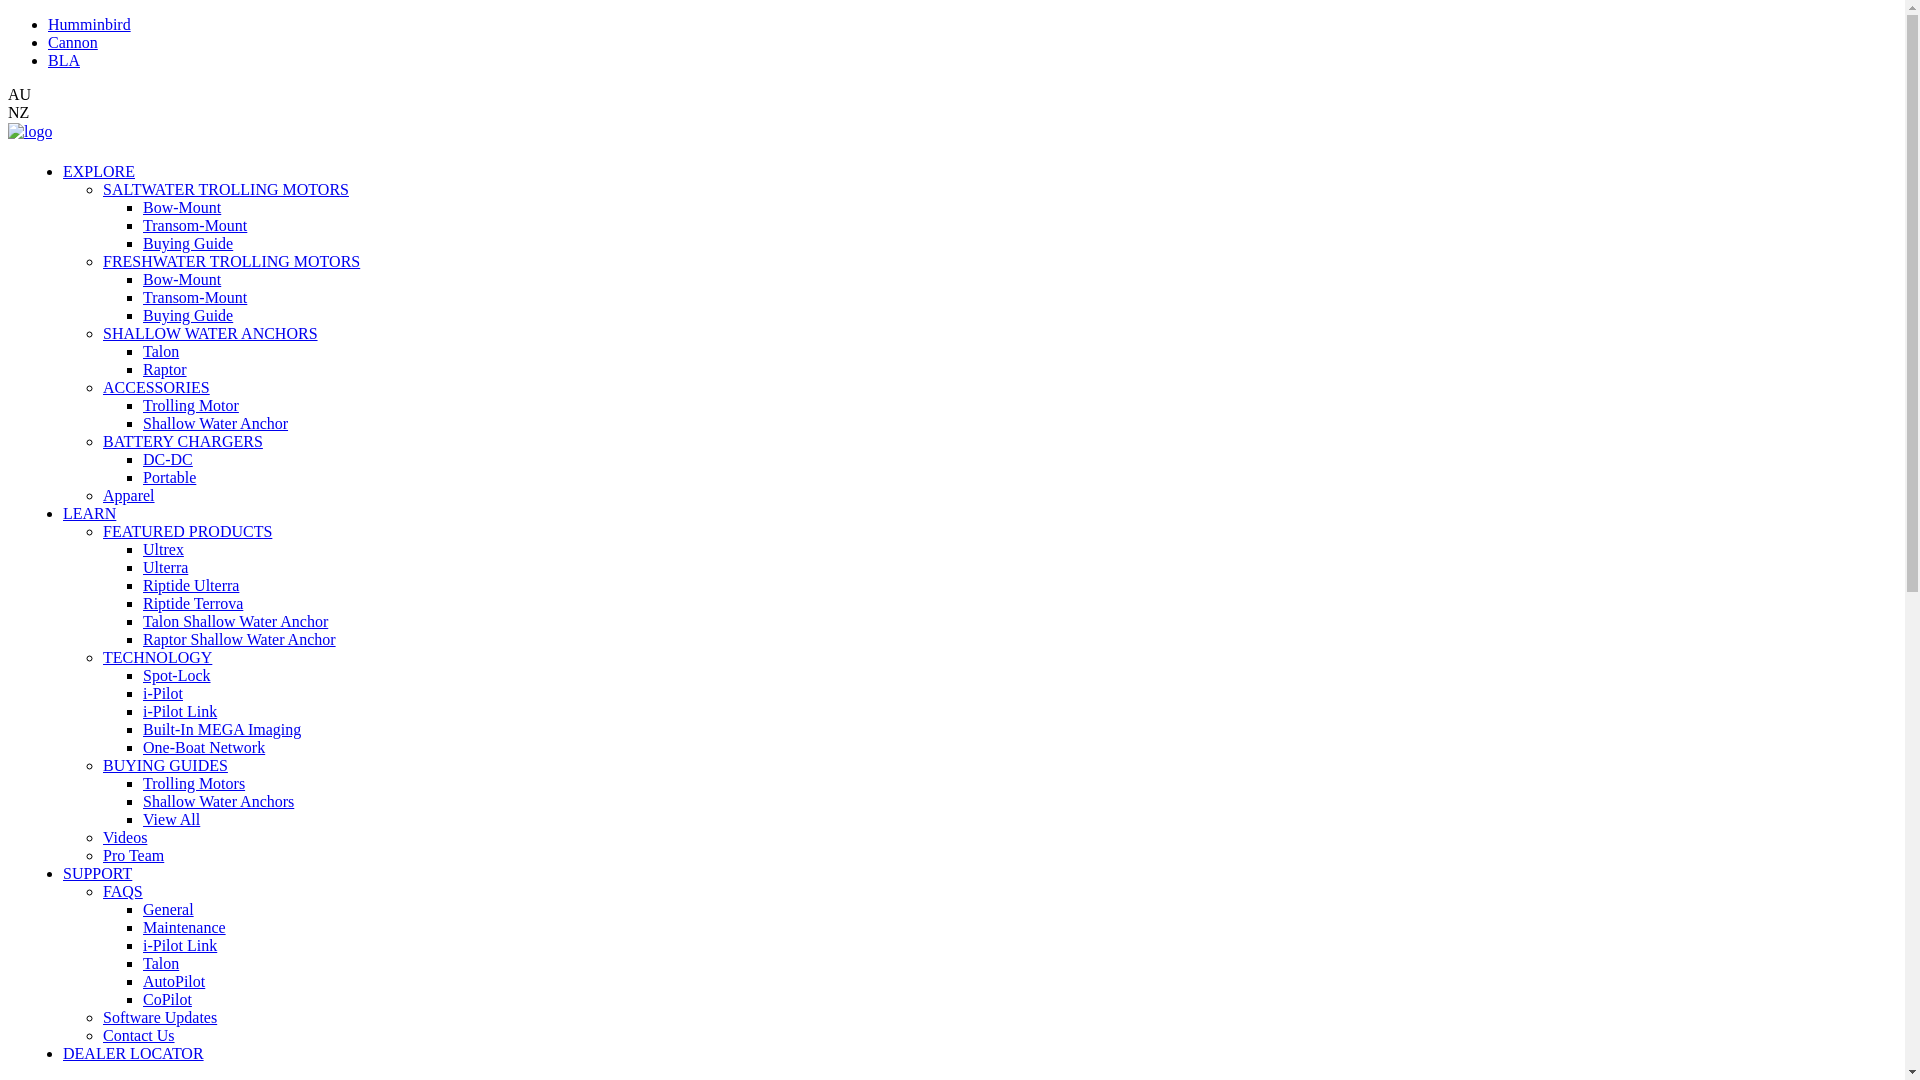 This screenshot has width=1920, height=1080. What do you see at coordinates (182, 279) in the screenshot?
I see `'Bow-Mount'` at bounding box center [182, 279].